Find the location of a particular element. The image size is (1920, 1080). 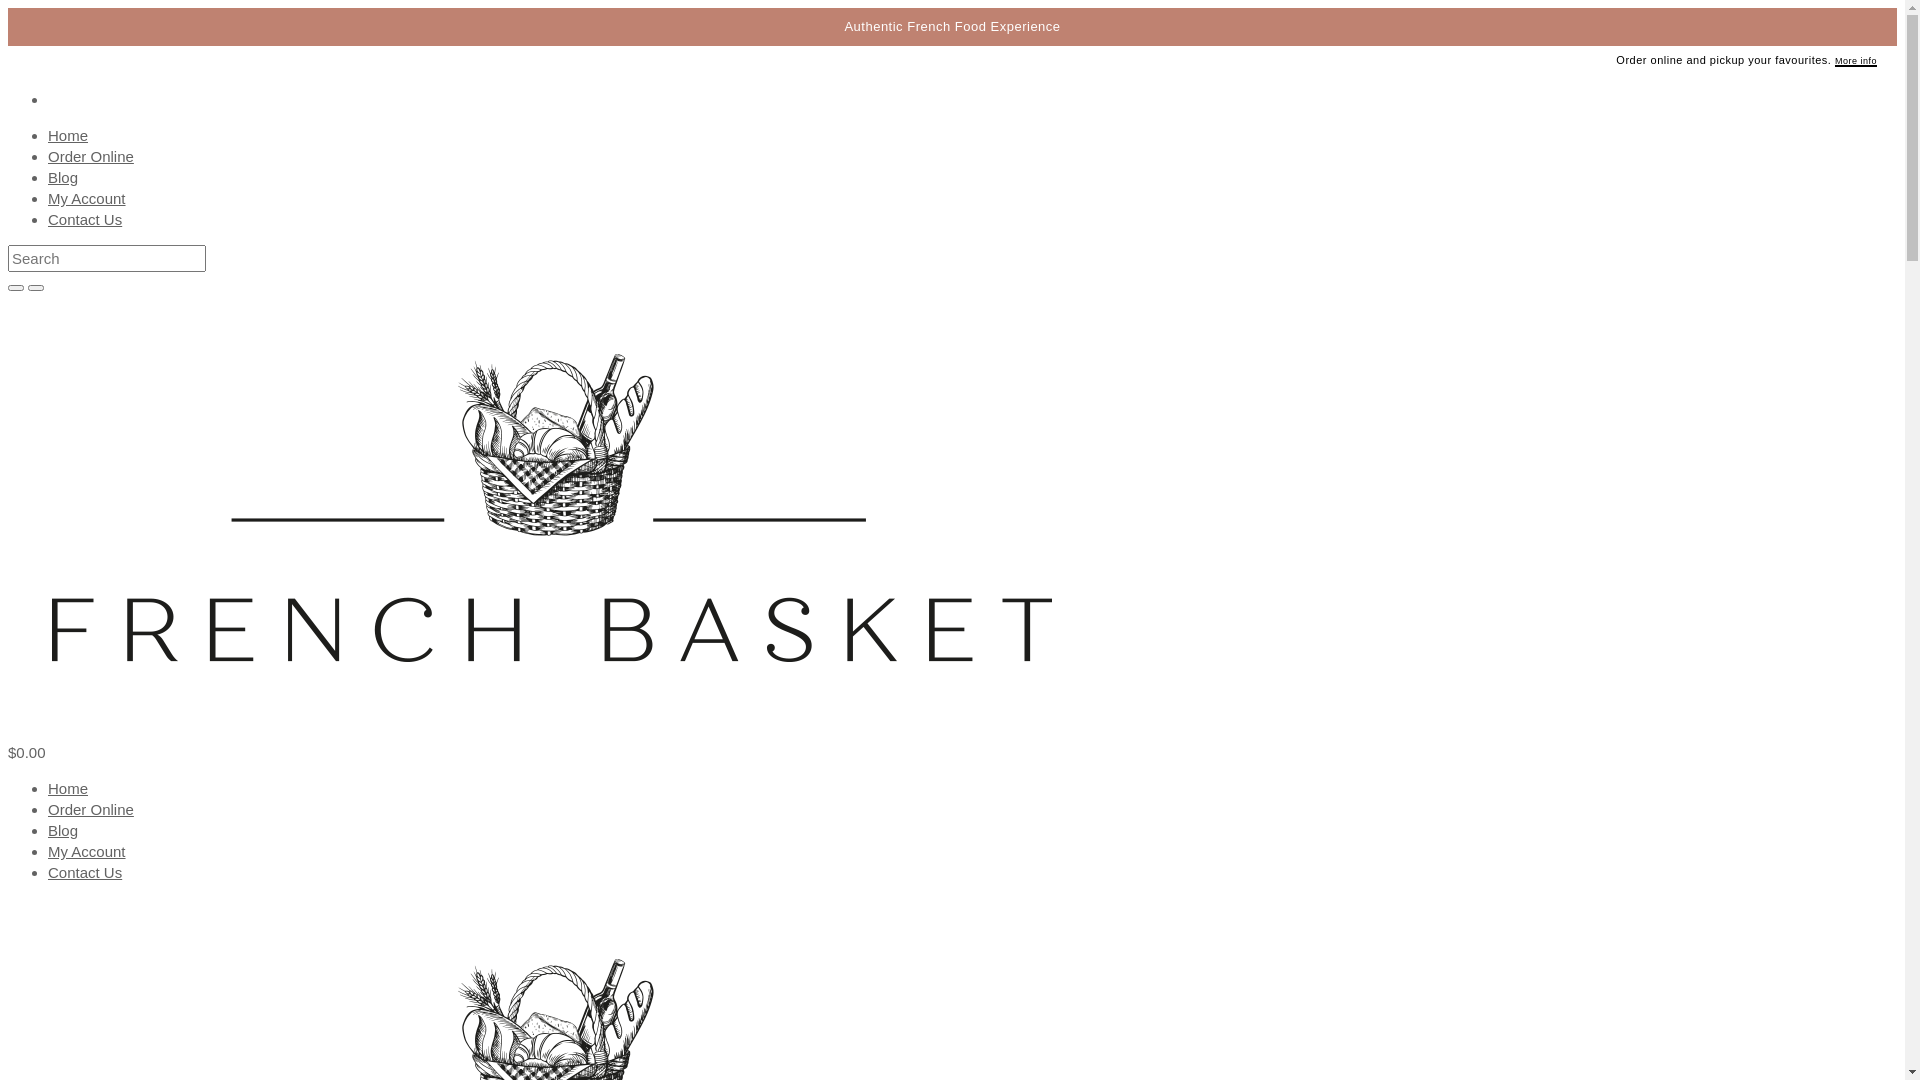

'Order Online' is located at coordinates (90, 808).